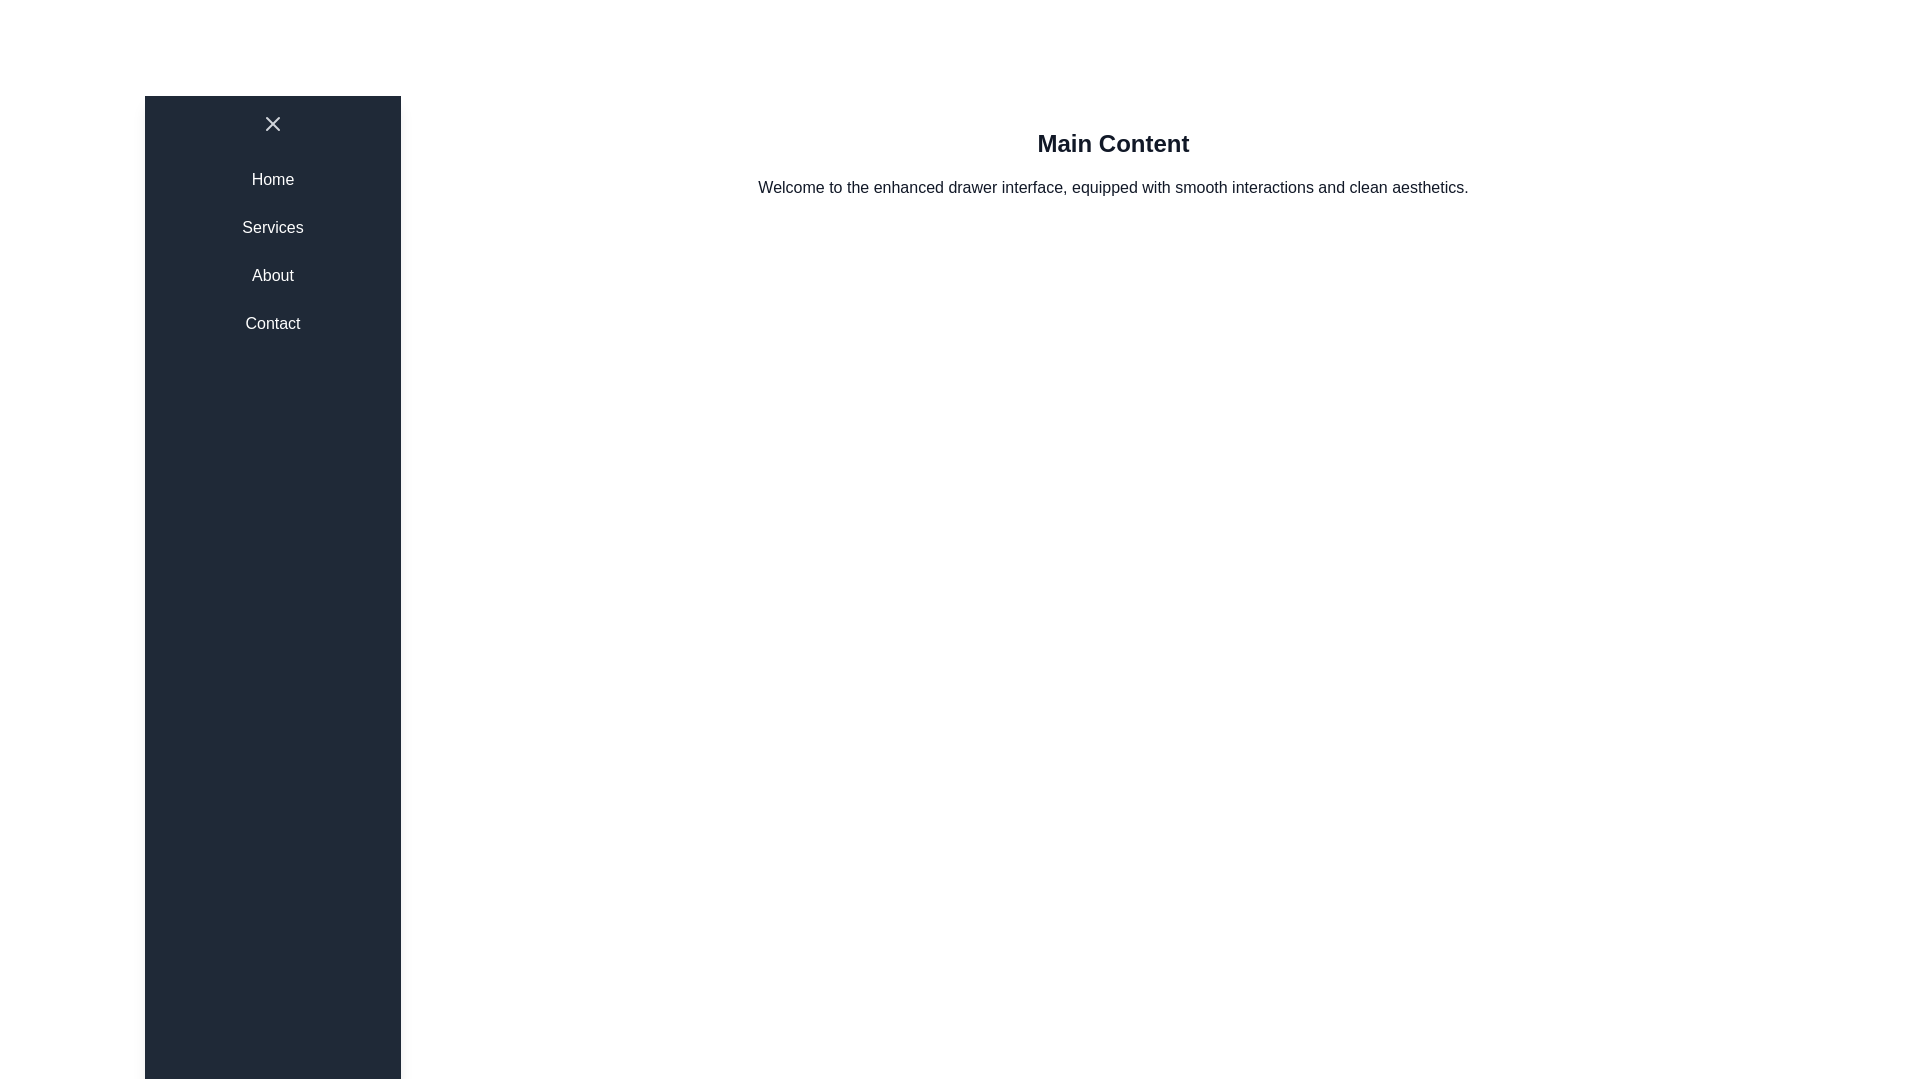  What do you see at coordinates (272, 123) in the screenshot?
I see `the menu close button` at bounding box center [272, 123].